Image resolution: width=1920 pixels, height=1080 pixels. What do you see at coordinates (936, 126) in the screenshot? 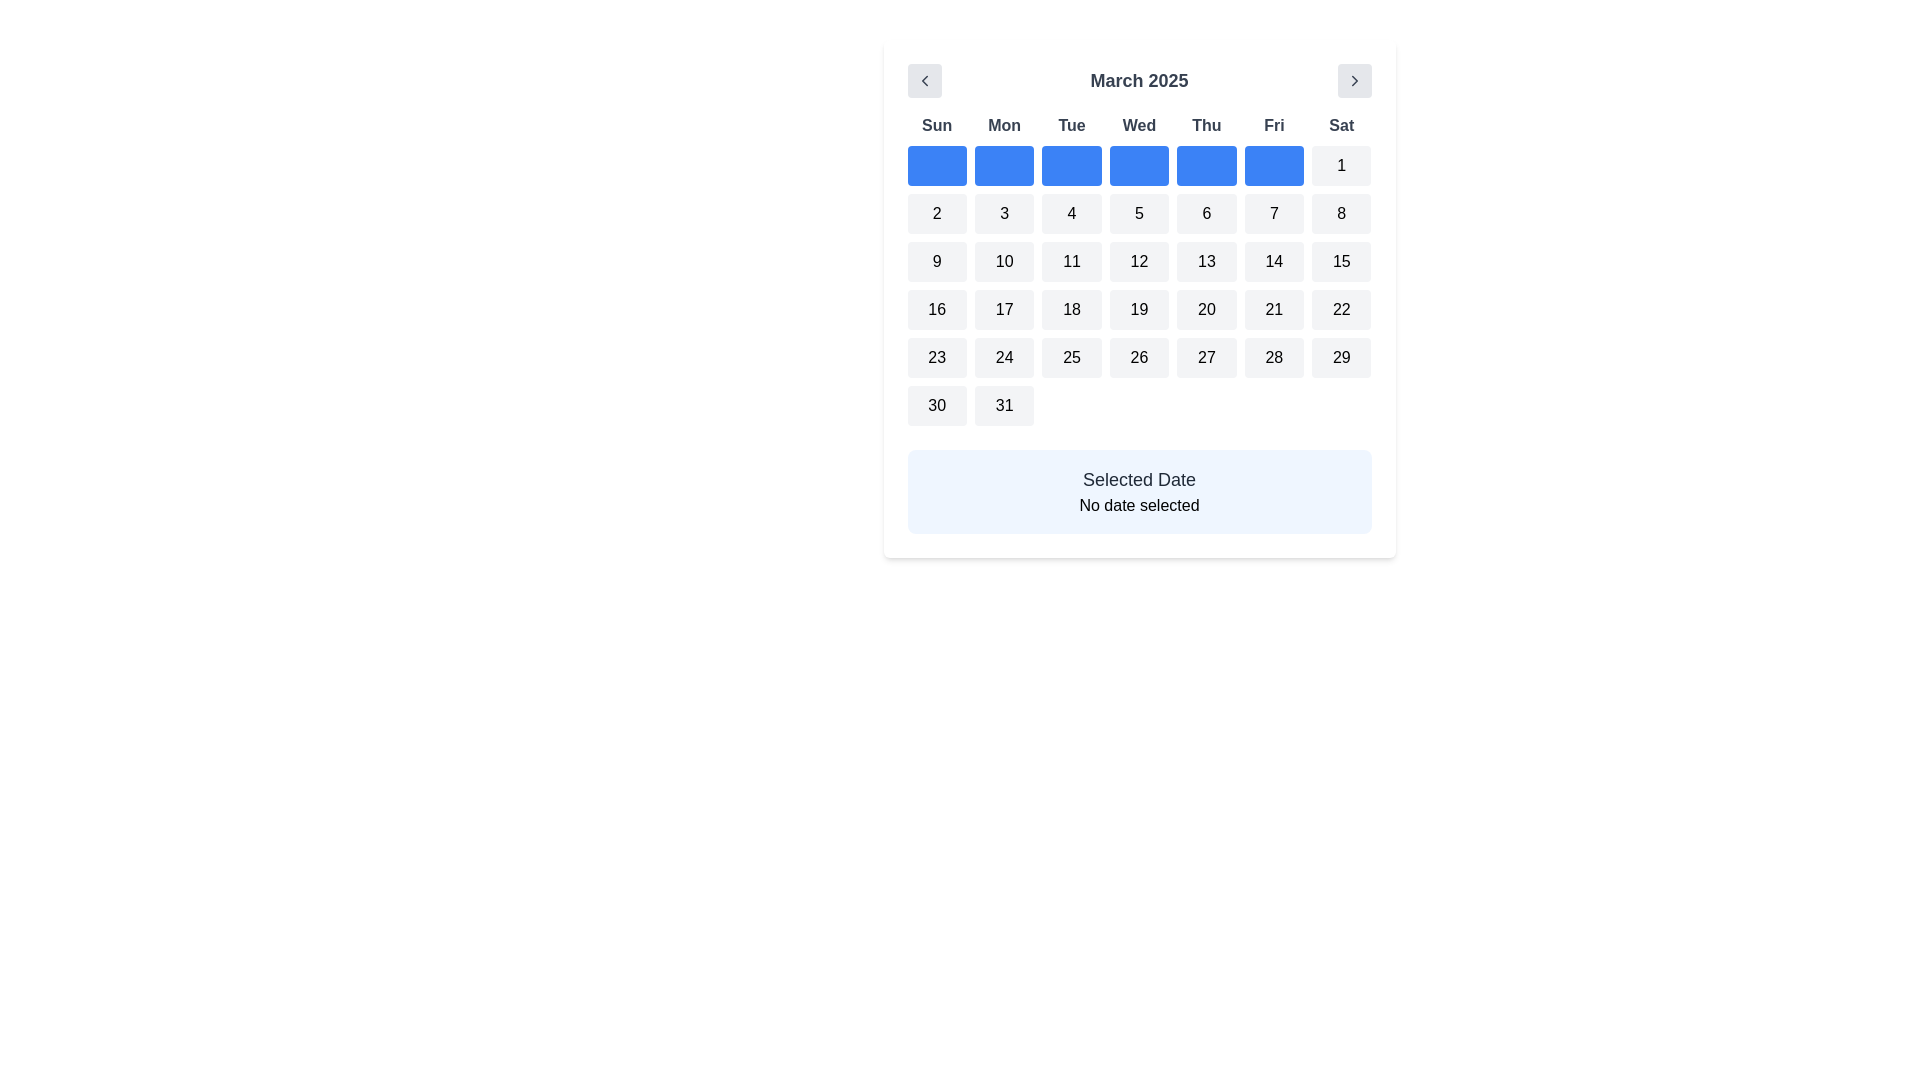
I see `the text label displaying 'Sun', which is the first element in the weekday header row of the calendar interface` at bounding box center [936, 126].